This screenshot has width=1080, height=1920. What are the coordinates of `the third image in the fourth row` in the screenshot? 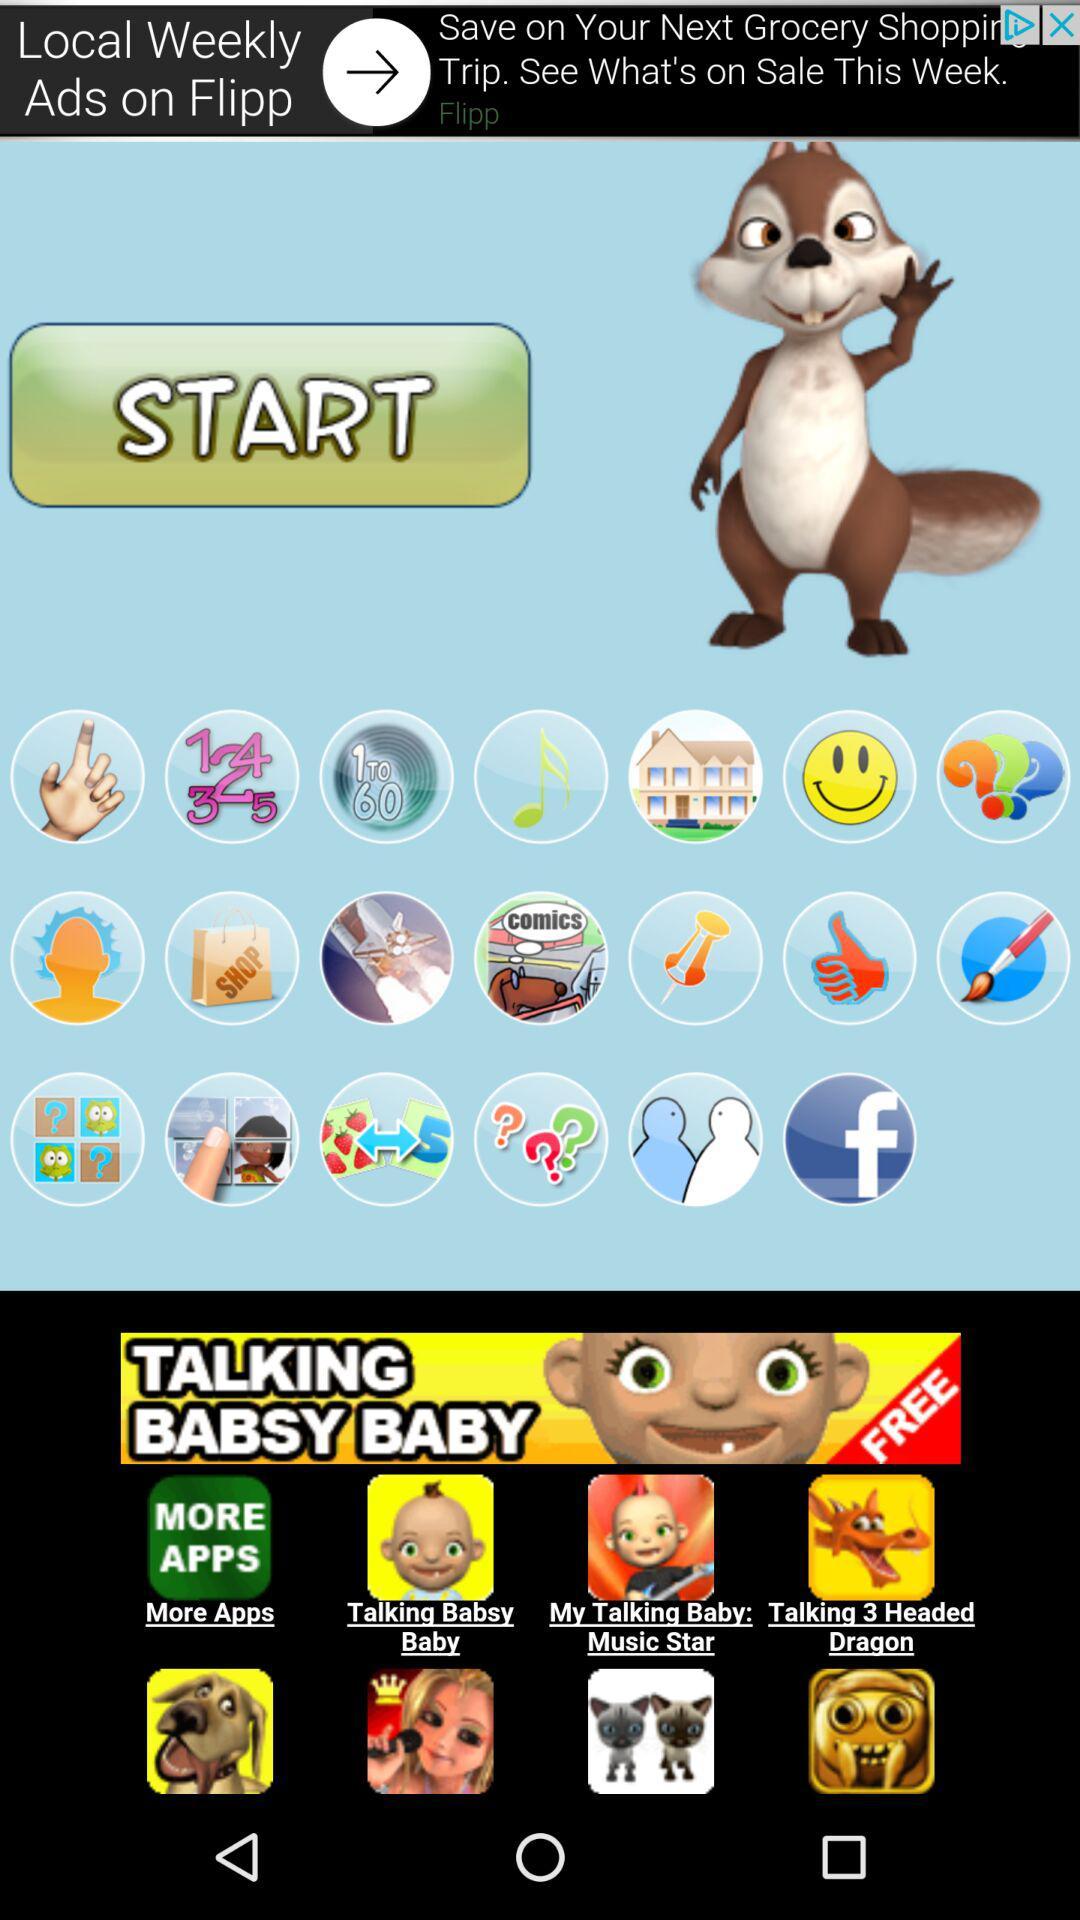 It's located at (386, 1139).